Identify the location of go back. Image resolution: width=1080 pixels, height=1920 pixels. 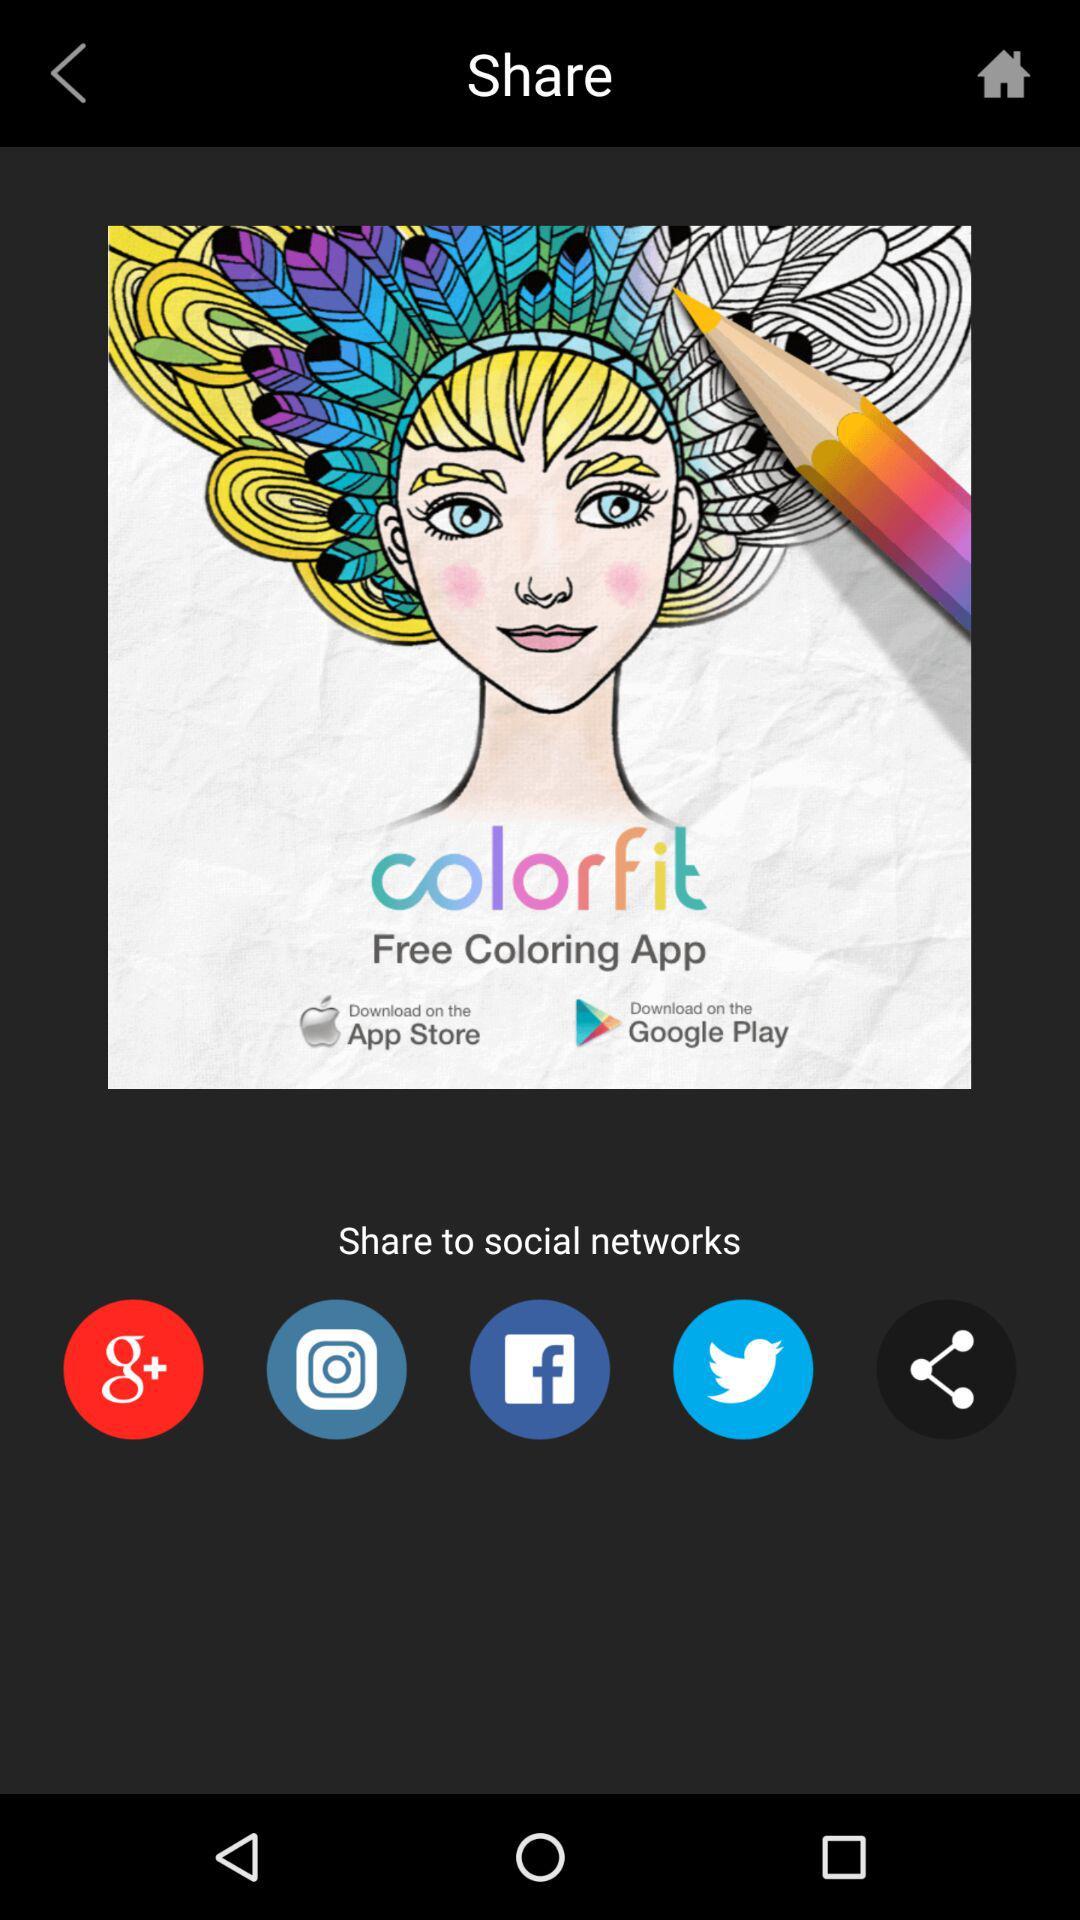
(75, 73).